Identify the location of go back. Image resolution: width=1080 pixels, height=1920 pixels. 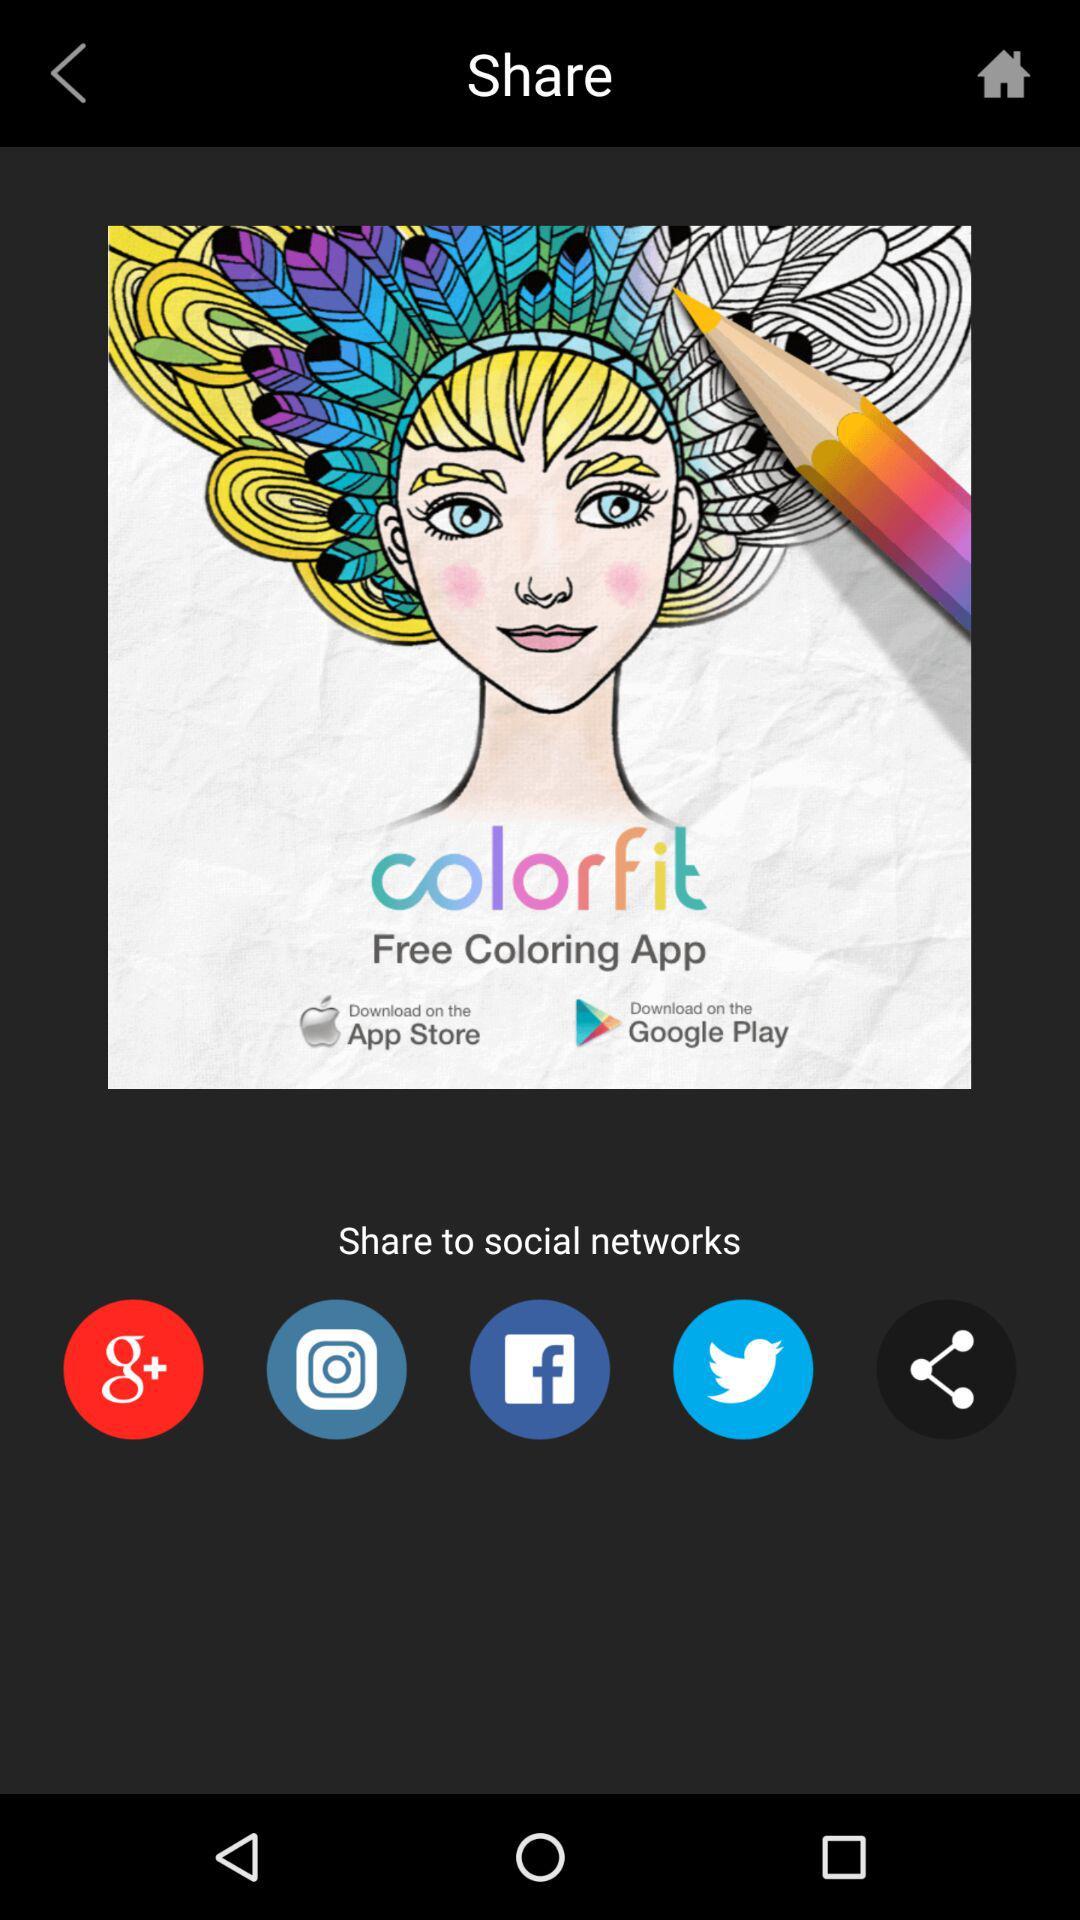
(75, 73).